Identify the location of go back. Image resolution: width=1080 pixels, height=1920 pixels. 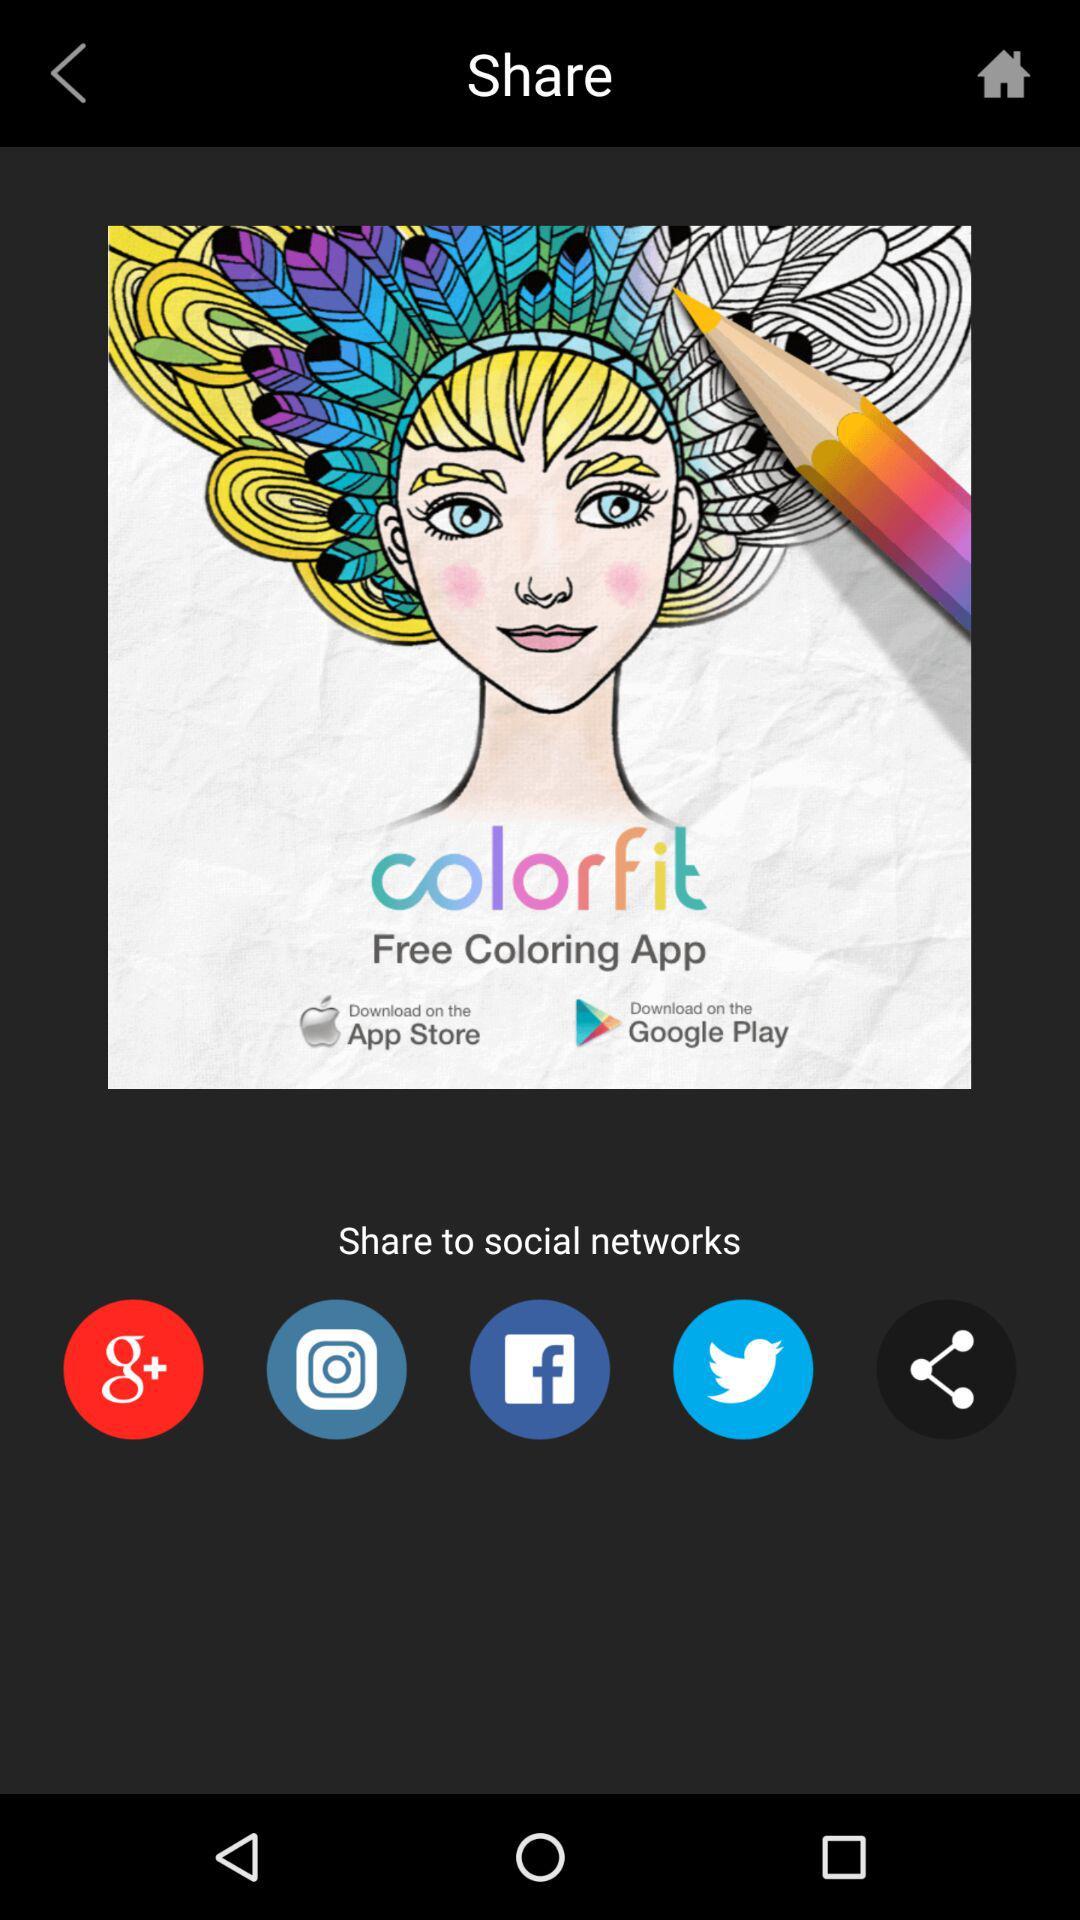
(75, 73).